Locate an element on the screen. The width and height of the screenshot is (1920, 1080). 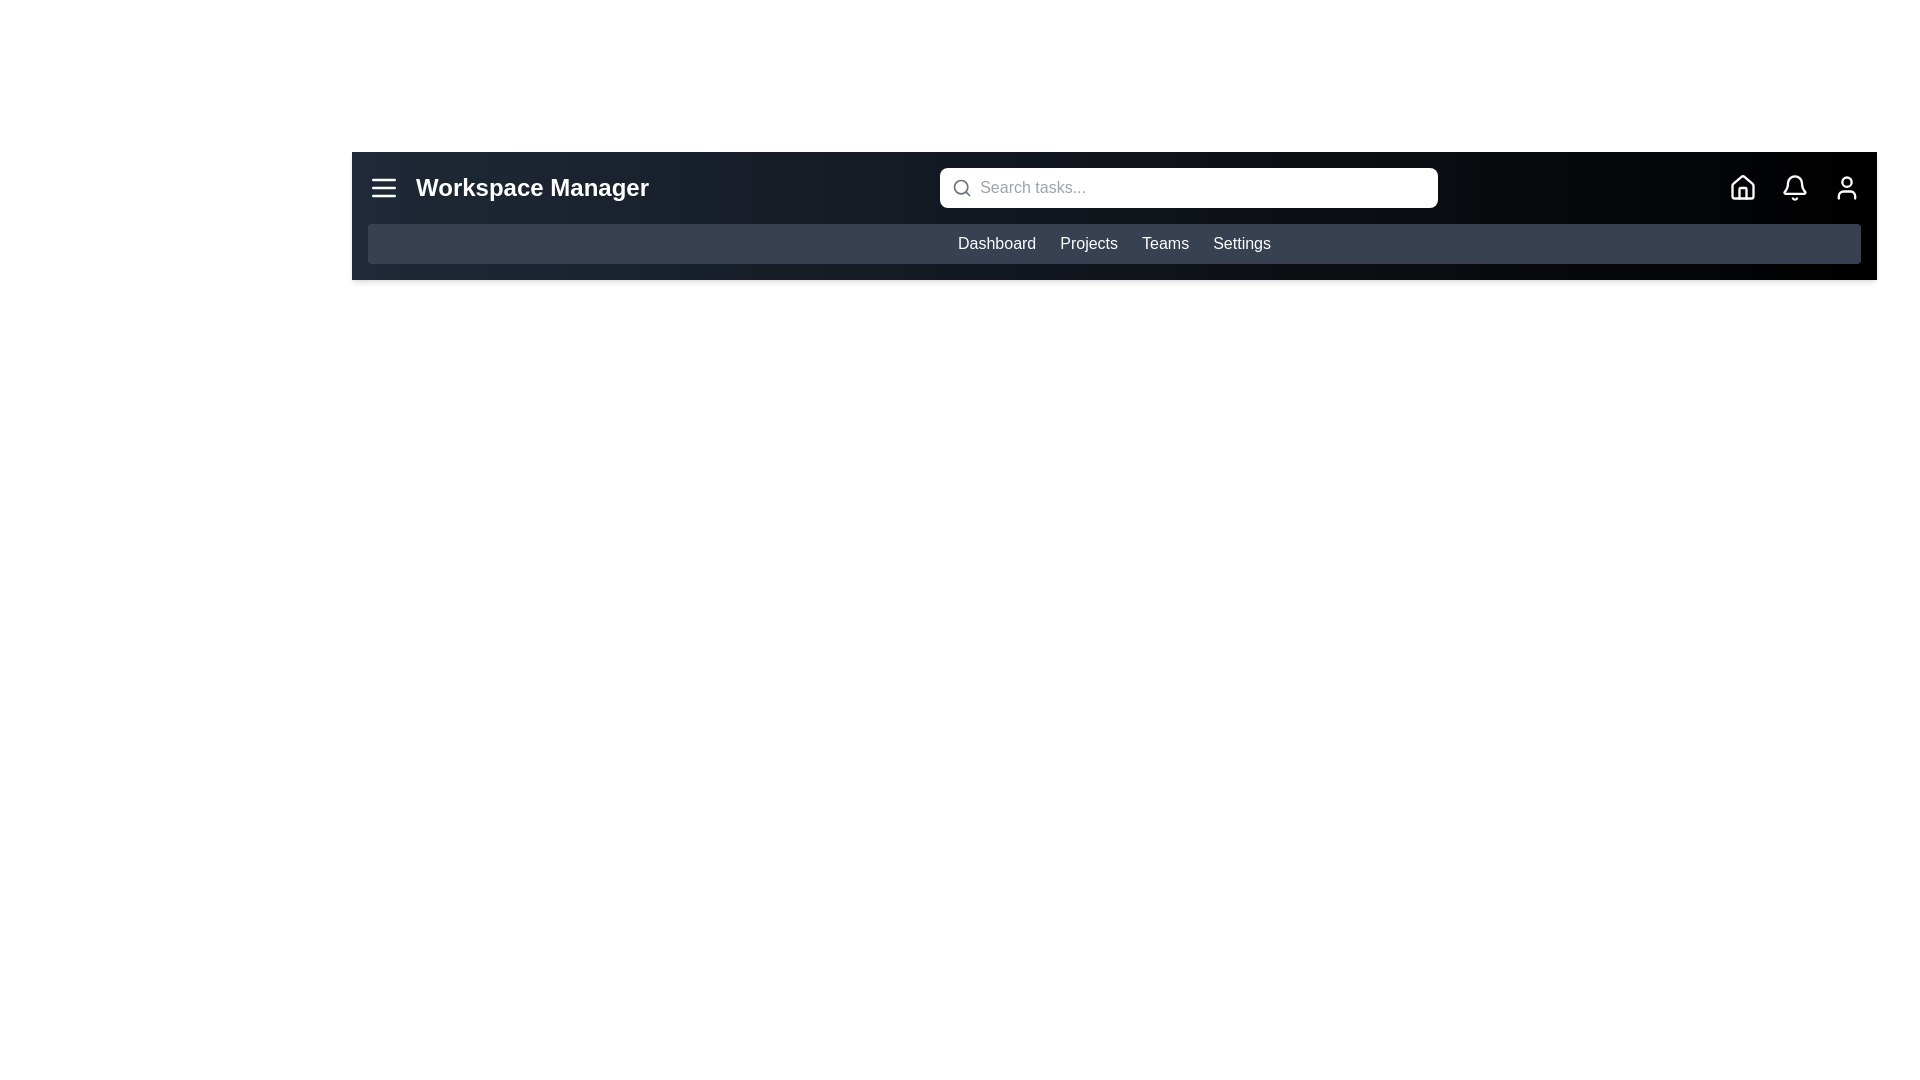
the User icon to open the user profile or settings is located at coordinates (1846, 188).